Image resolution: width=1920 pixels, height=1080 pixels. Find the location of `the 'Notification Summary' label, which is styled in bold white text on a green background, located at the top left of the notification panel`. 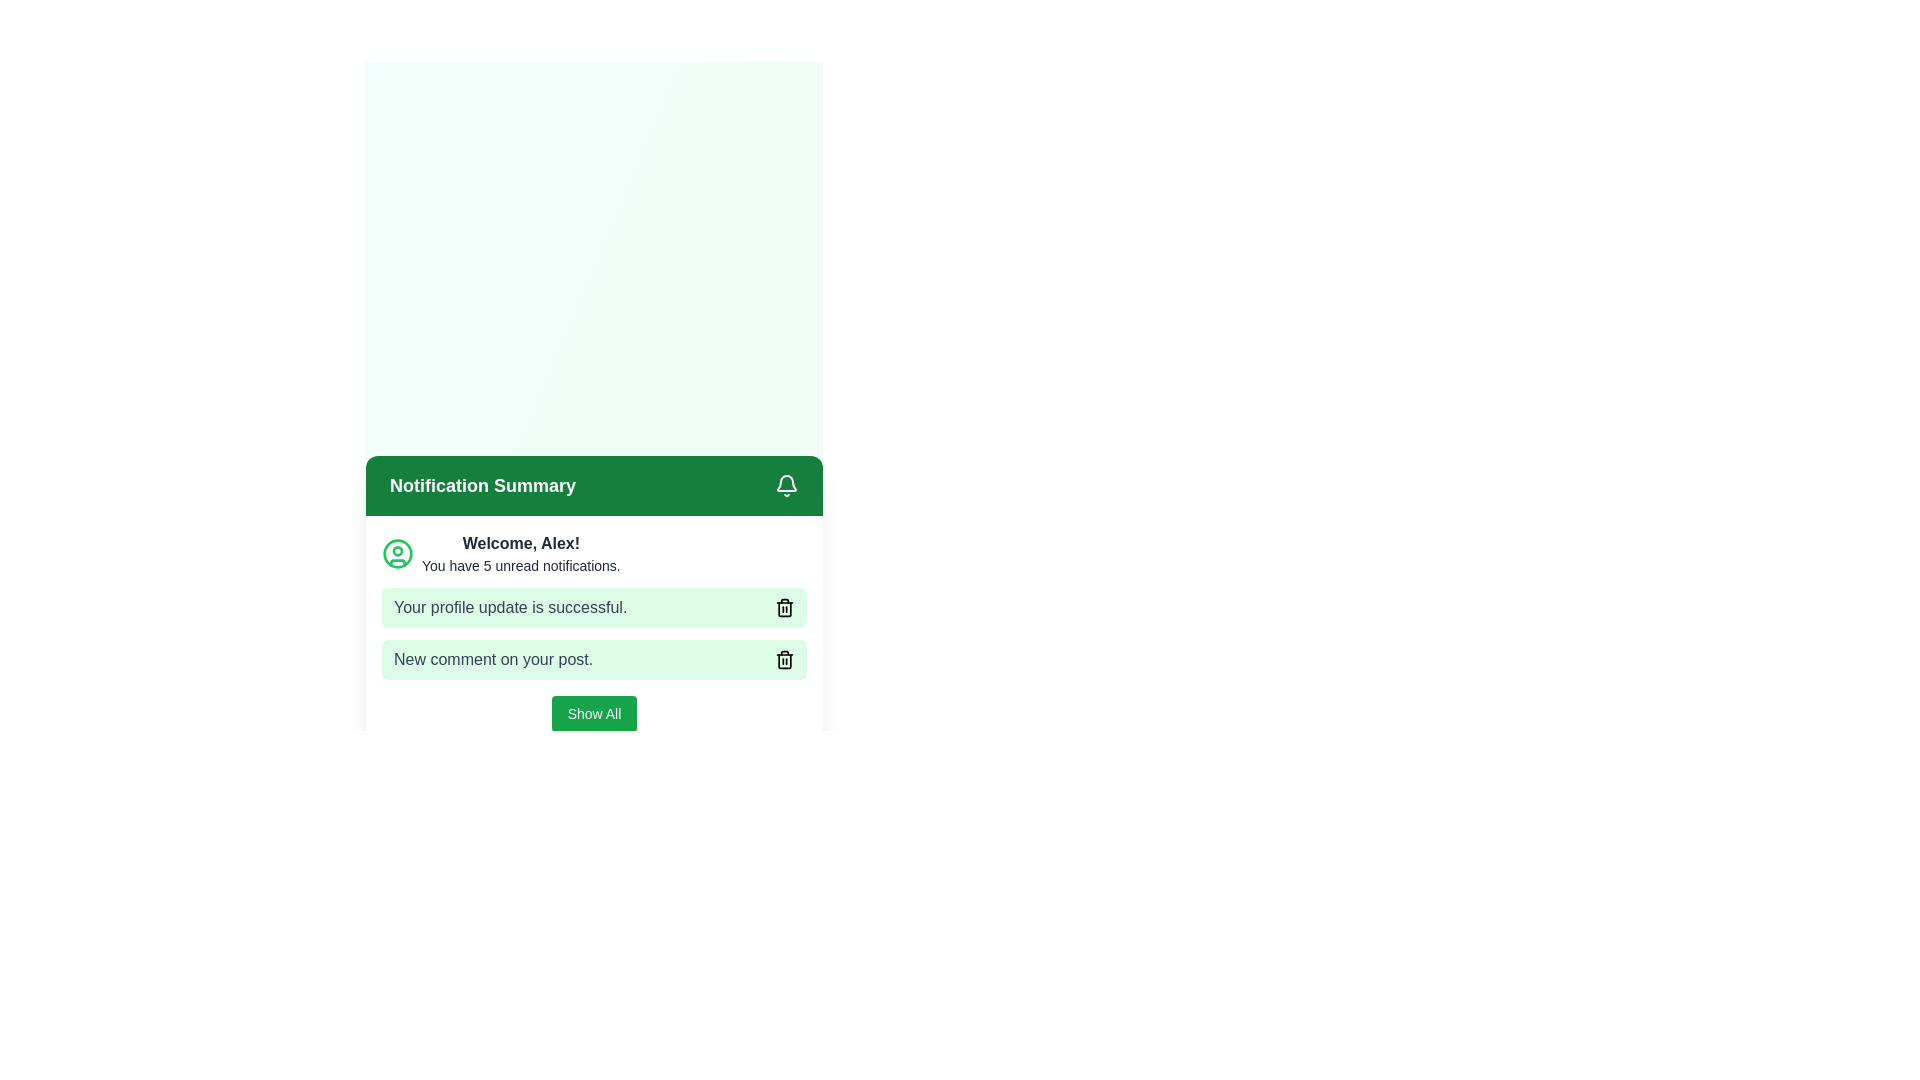

the 'Notification Summary' label, which is styled in bold white text on a green background, located at the top left of the notification panel is located at coordinates (483, 486).